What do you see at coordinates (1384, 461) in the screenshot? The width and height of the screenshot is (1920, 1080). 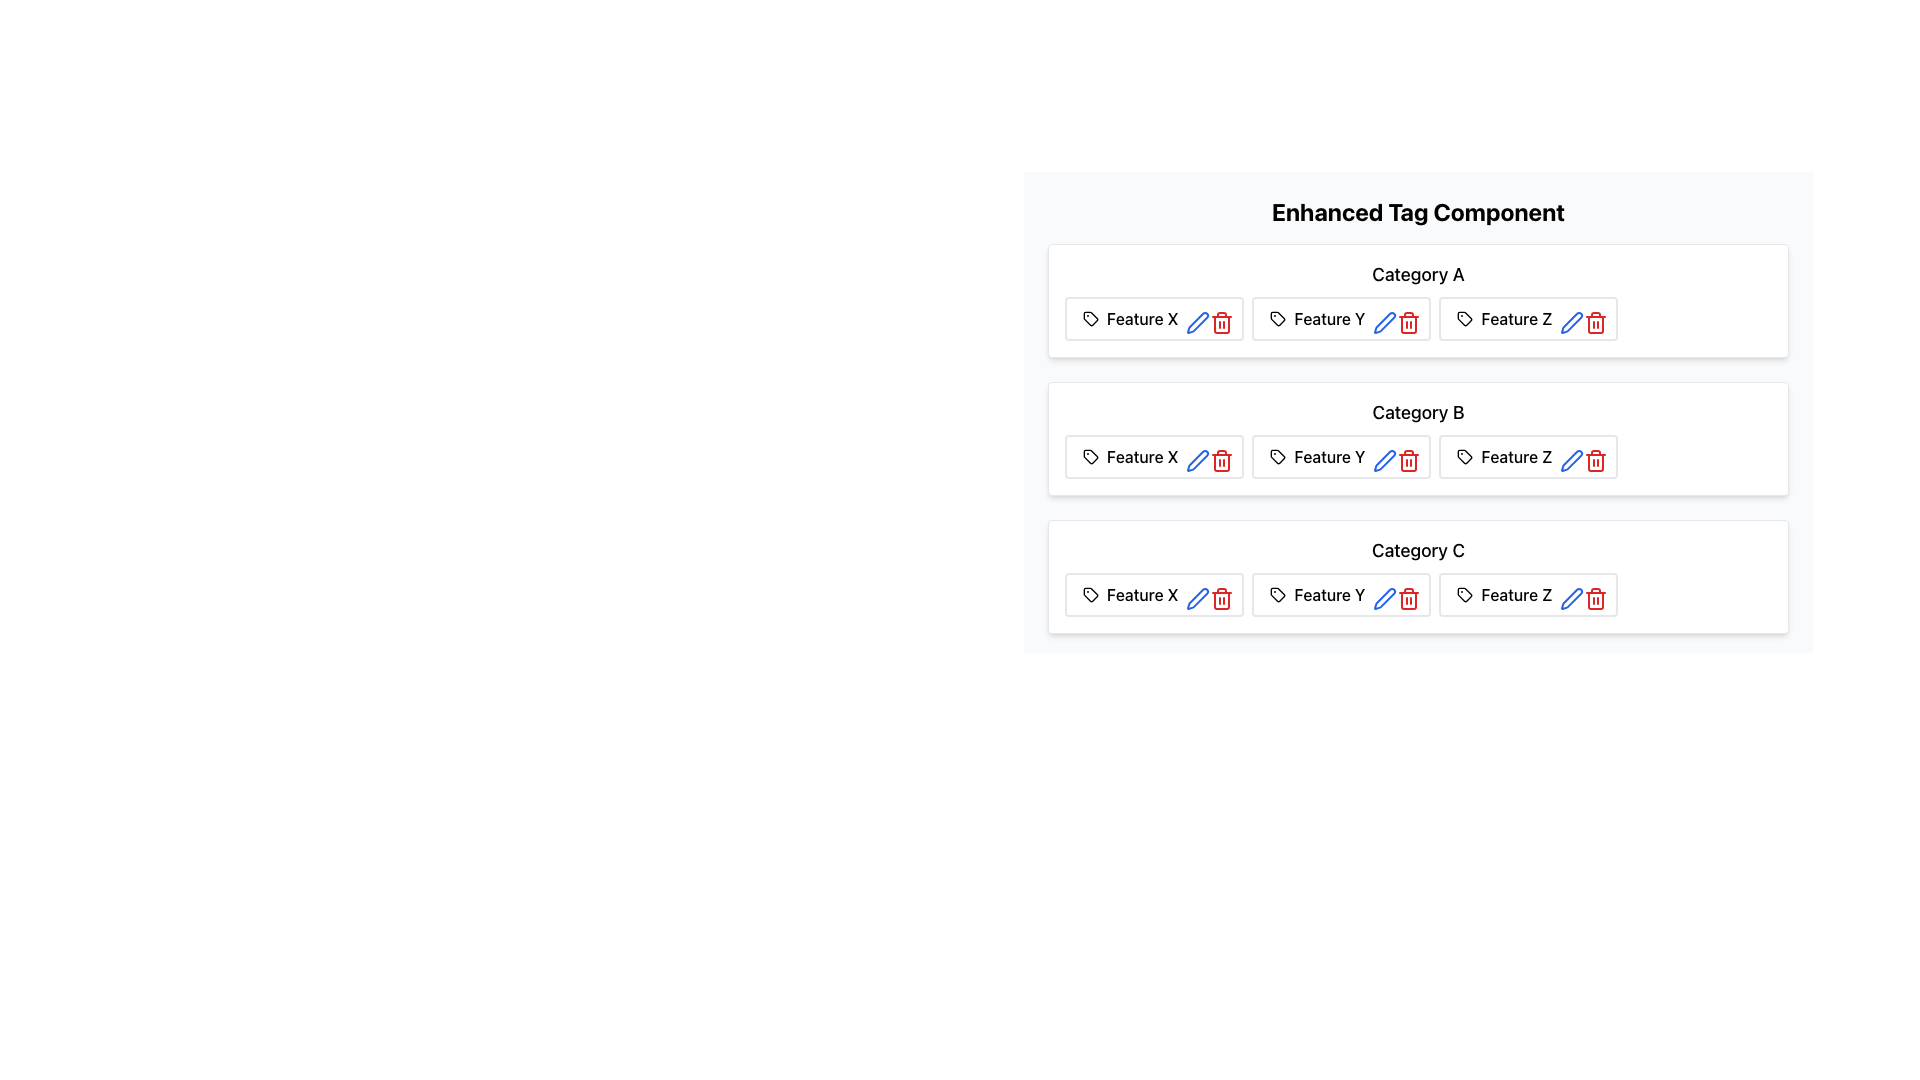 I see `the blue pen icon used for editing, located after the text 'Feature Y' and before the red trash bin icon in the second row labeled 'Category B'` at bounding box center [1384, 461].